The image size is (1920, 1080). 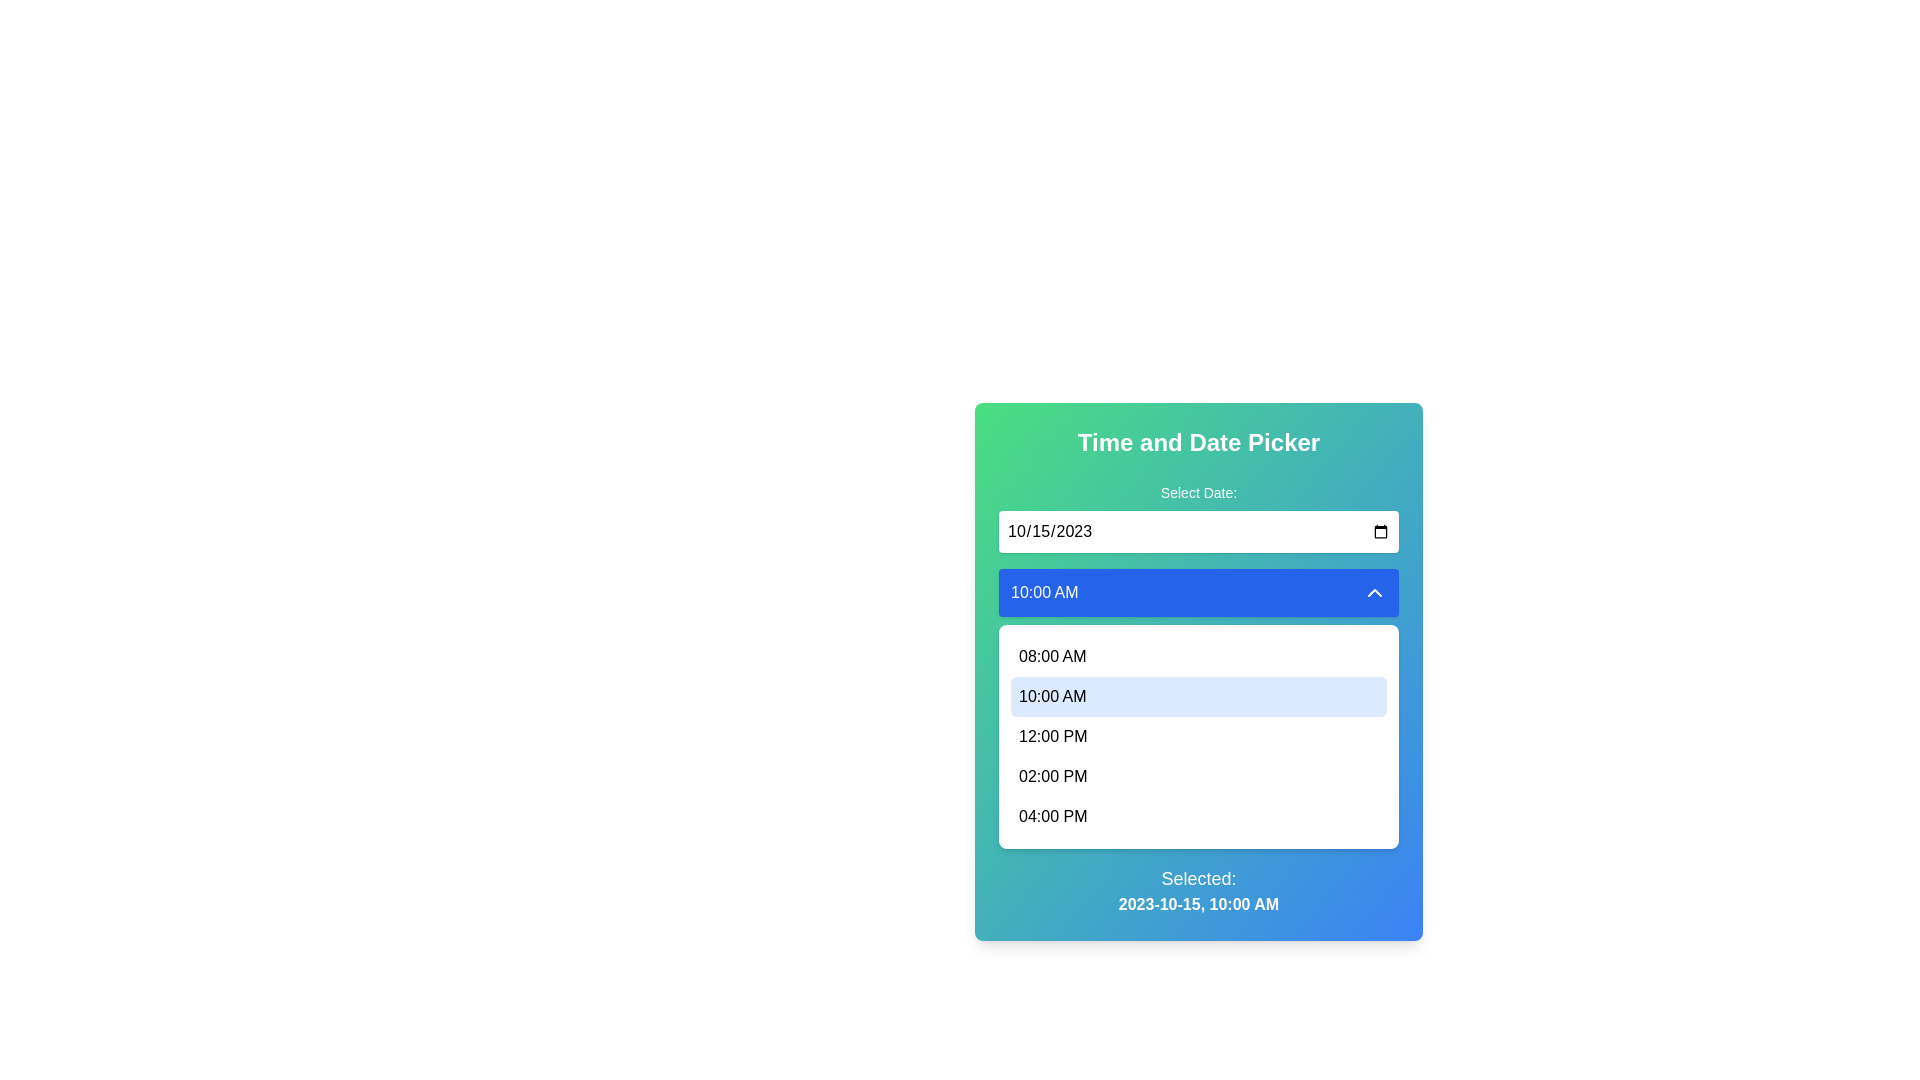 What do you see at coordinates (1199, 890) in the screenshot?
I see `the Text Display element that shows 'Selected:' and '2023-10-15, 10:00 AM', which is centrally positioned at the bottom of the time and date selector interface` at bounding box center [1199, 890].